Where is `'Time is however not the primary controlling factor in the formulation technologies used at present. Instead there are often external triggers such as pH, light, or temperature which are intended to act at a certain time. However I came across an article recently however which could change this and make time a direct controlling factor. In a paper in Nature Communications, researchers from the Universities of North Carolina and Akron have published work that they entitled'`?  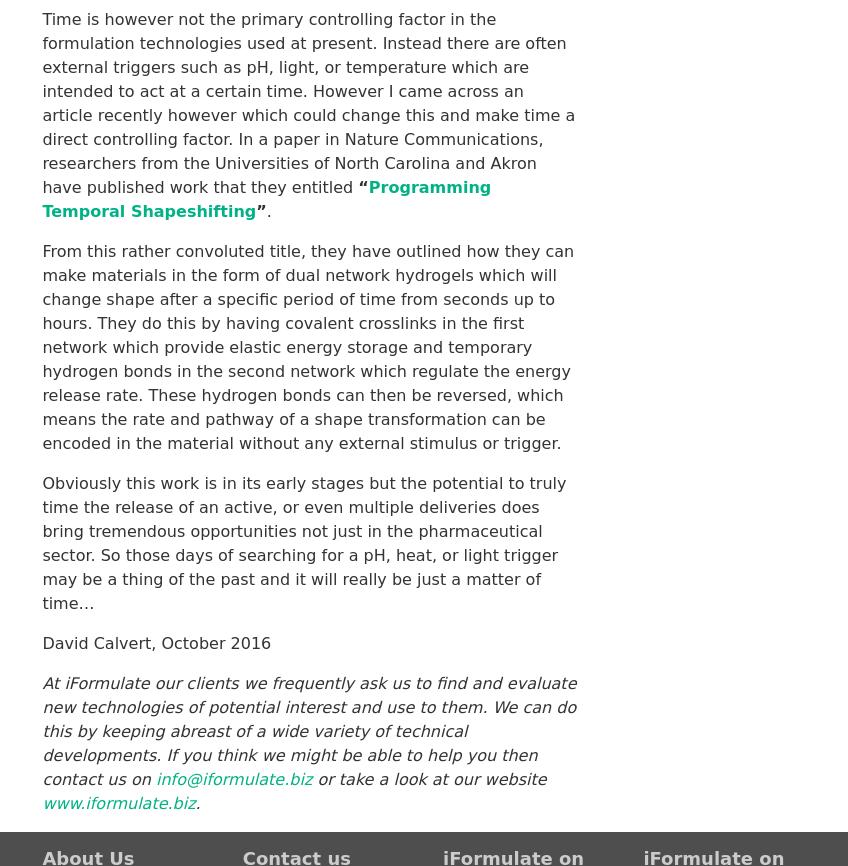 'Time is however not the primary controlling factor in the formulation technologies used at present. Instead there are often external triggers such as pH, light, or temperature which are intended to act at a certain time. However I came across an article recently however which could change this and make time a direct controlling factor. In a paper in Nature Communications, researchers from the Universities of North Carolina and Akron have published work that they entitled' is located at coordinates (308, 102).